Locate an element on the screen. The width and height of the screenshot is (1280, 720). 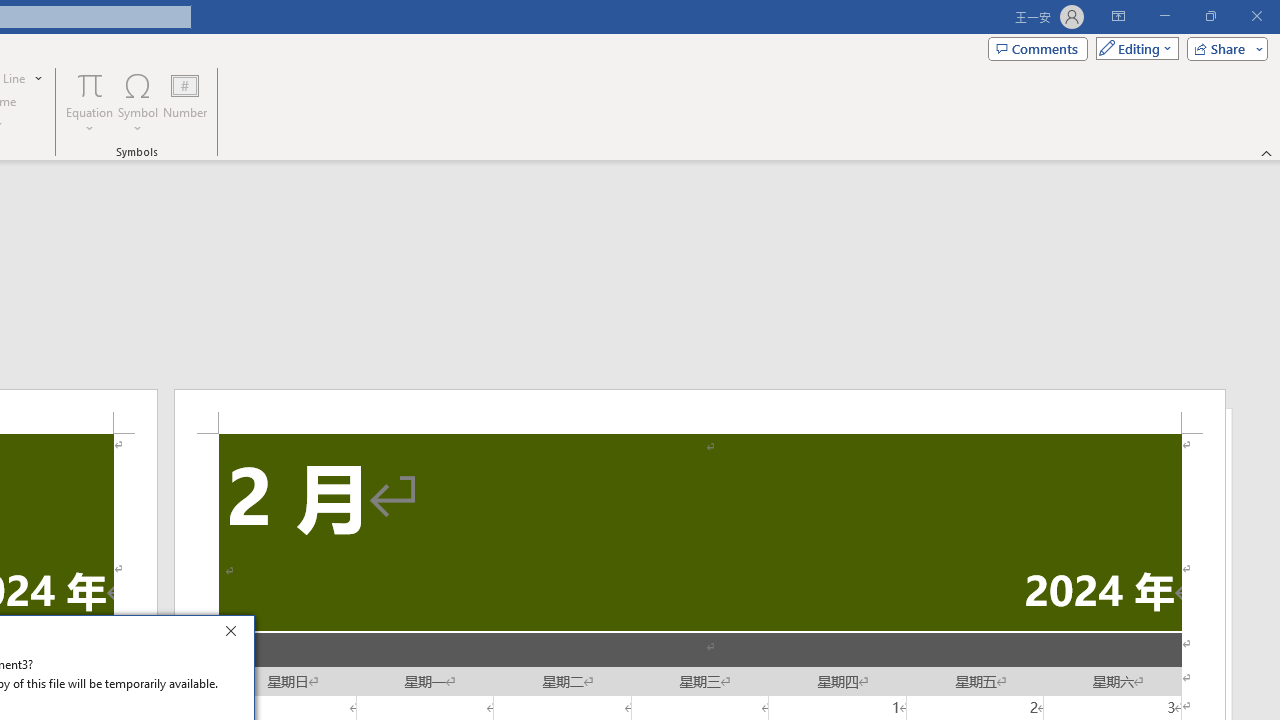
'Restore Down' is located at coordinates (1209, 16).